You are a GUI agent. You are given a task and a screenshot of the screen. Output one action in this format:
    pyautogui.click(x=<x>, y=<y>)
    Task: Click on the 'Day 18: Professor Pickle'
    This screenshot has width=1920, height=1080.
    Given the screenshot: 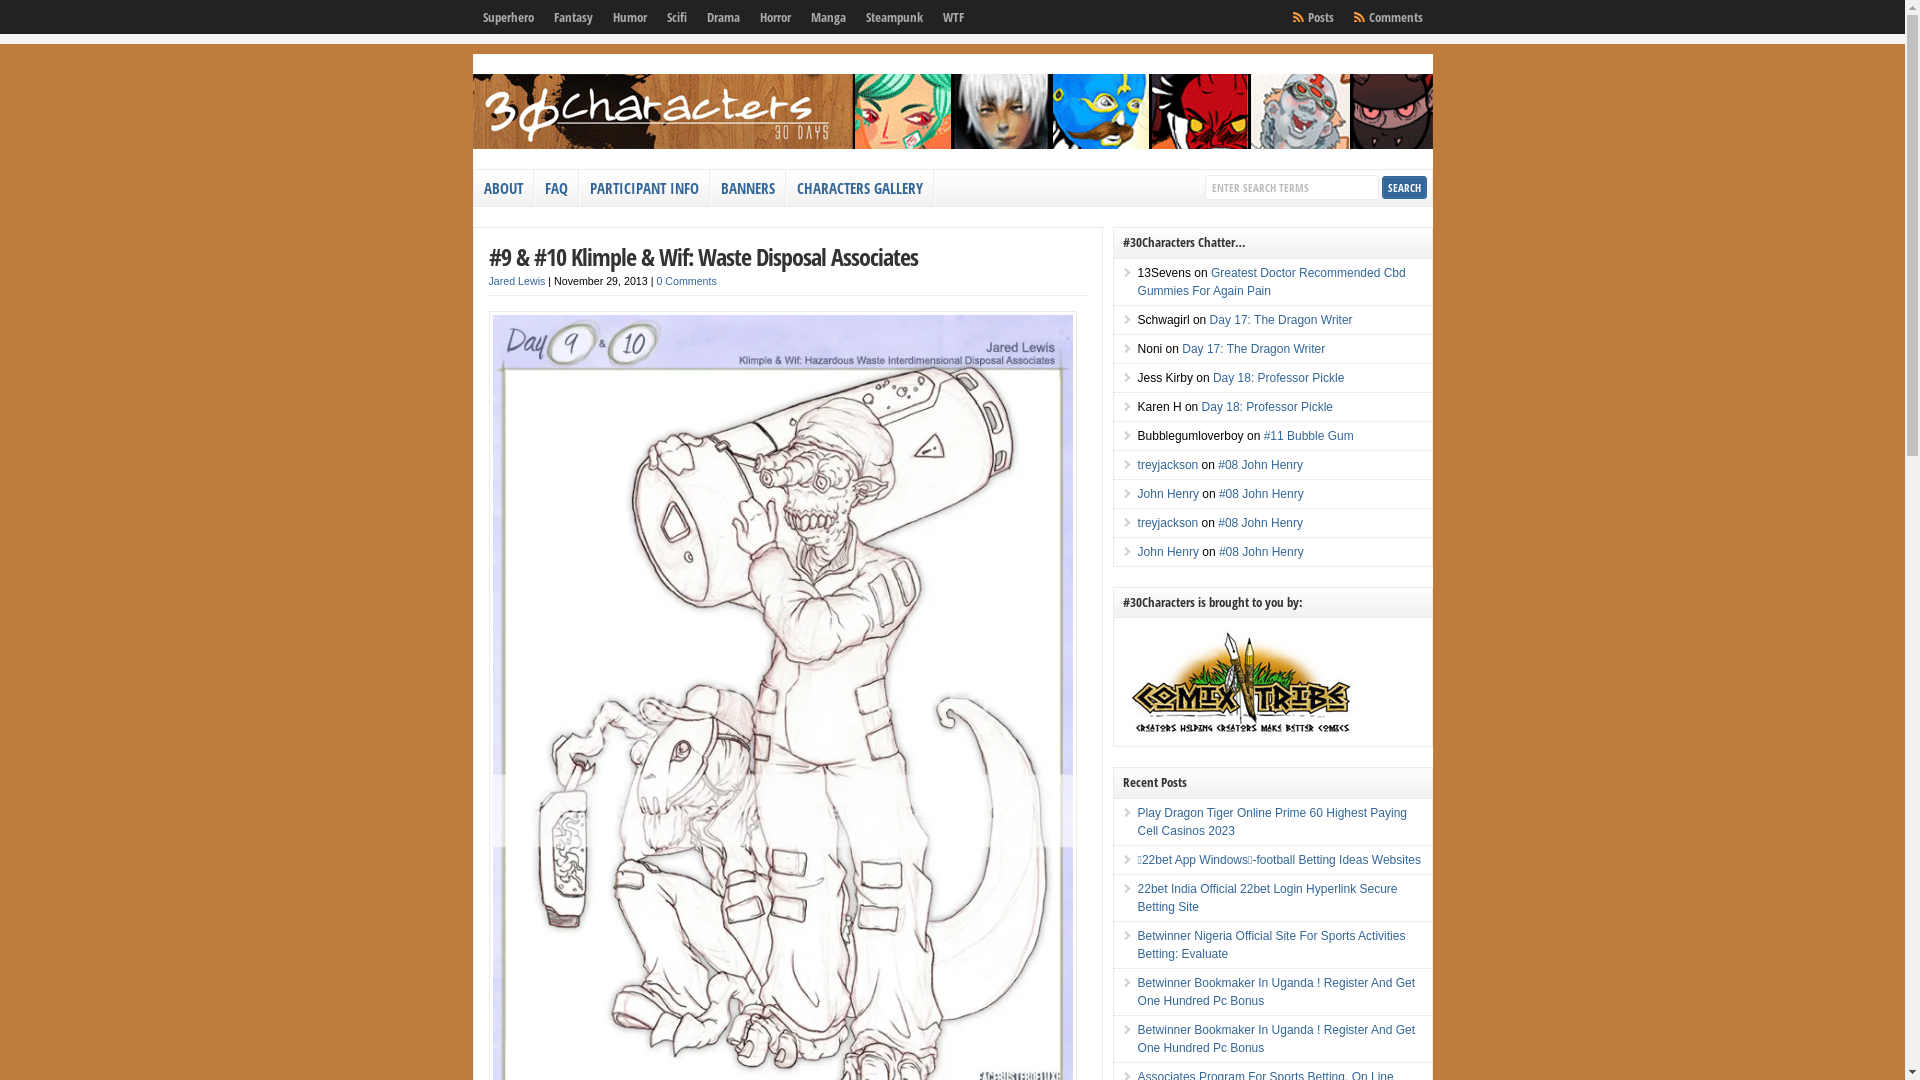 What is the action you would take?
    pyautogui.click(x=1277, y=377)
    